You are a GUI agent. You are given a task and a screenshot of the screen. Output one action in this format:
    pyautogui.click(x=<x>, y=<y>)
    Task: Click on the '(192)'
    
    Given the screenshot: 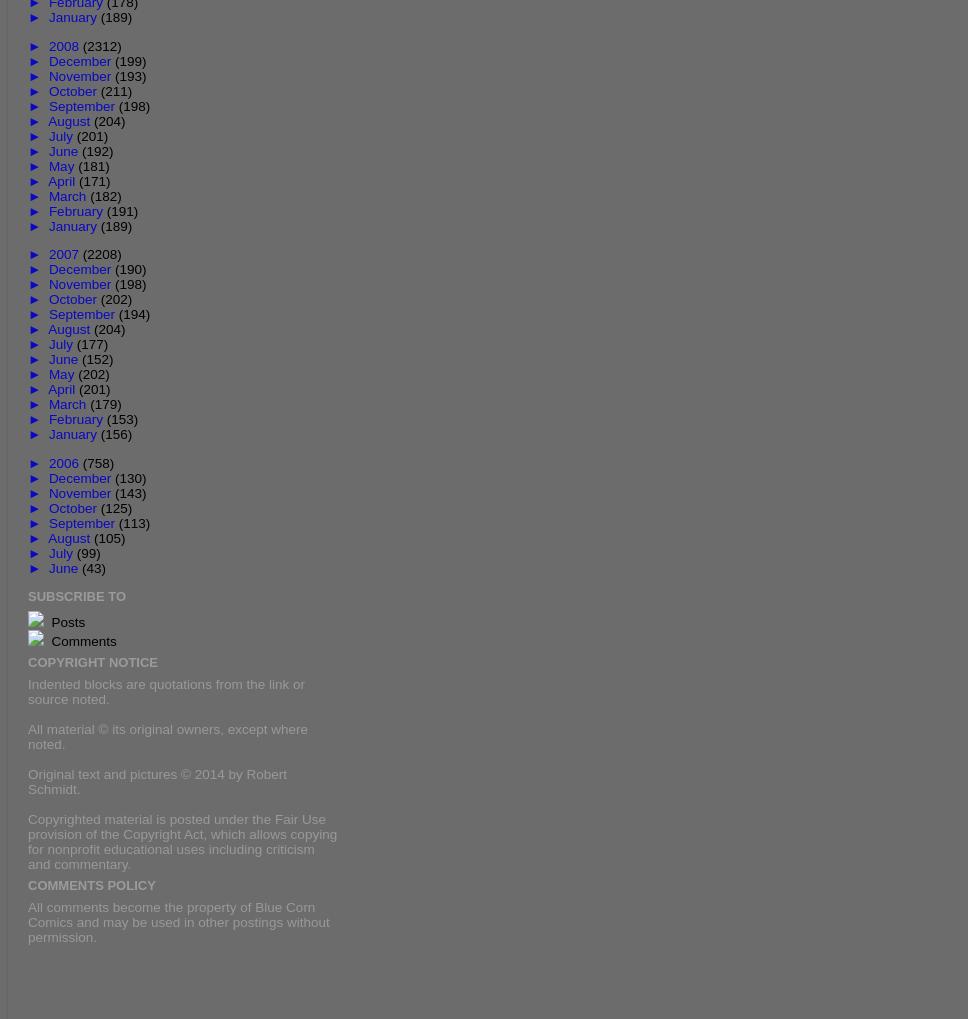 What is the action you would take?
    pyautogui.click(x=81, y=150)
    